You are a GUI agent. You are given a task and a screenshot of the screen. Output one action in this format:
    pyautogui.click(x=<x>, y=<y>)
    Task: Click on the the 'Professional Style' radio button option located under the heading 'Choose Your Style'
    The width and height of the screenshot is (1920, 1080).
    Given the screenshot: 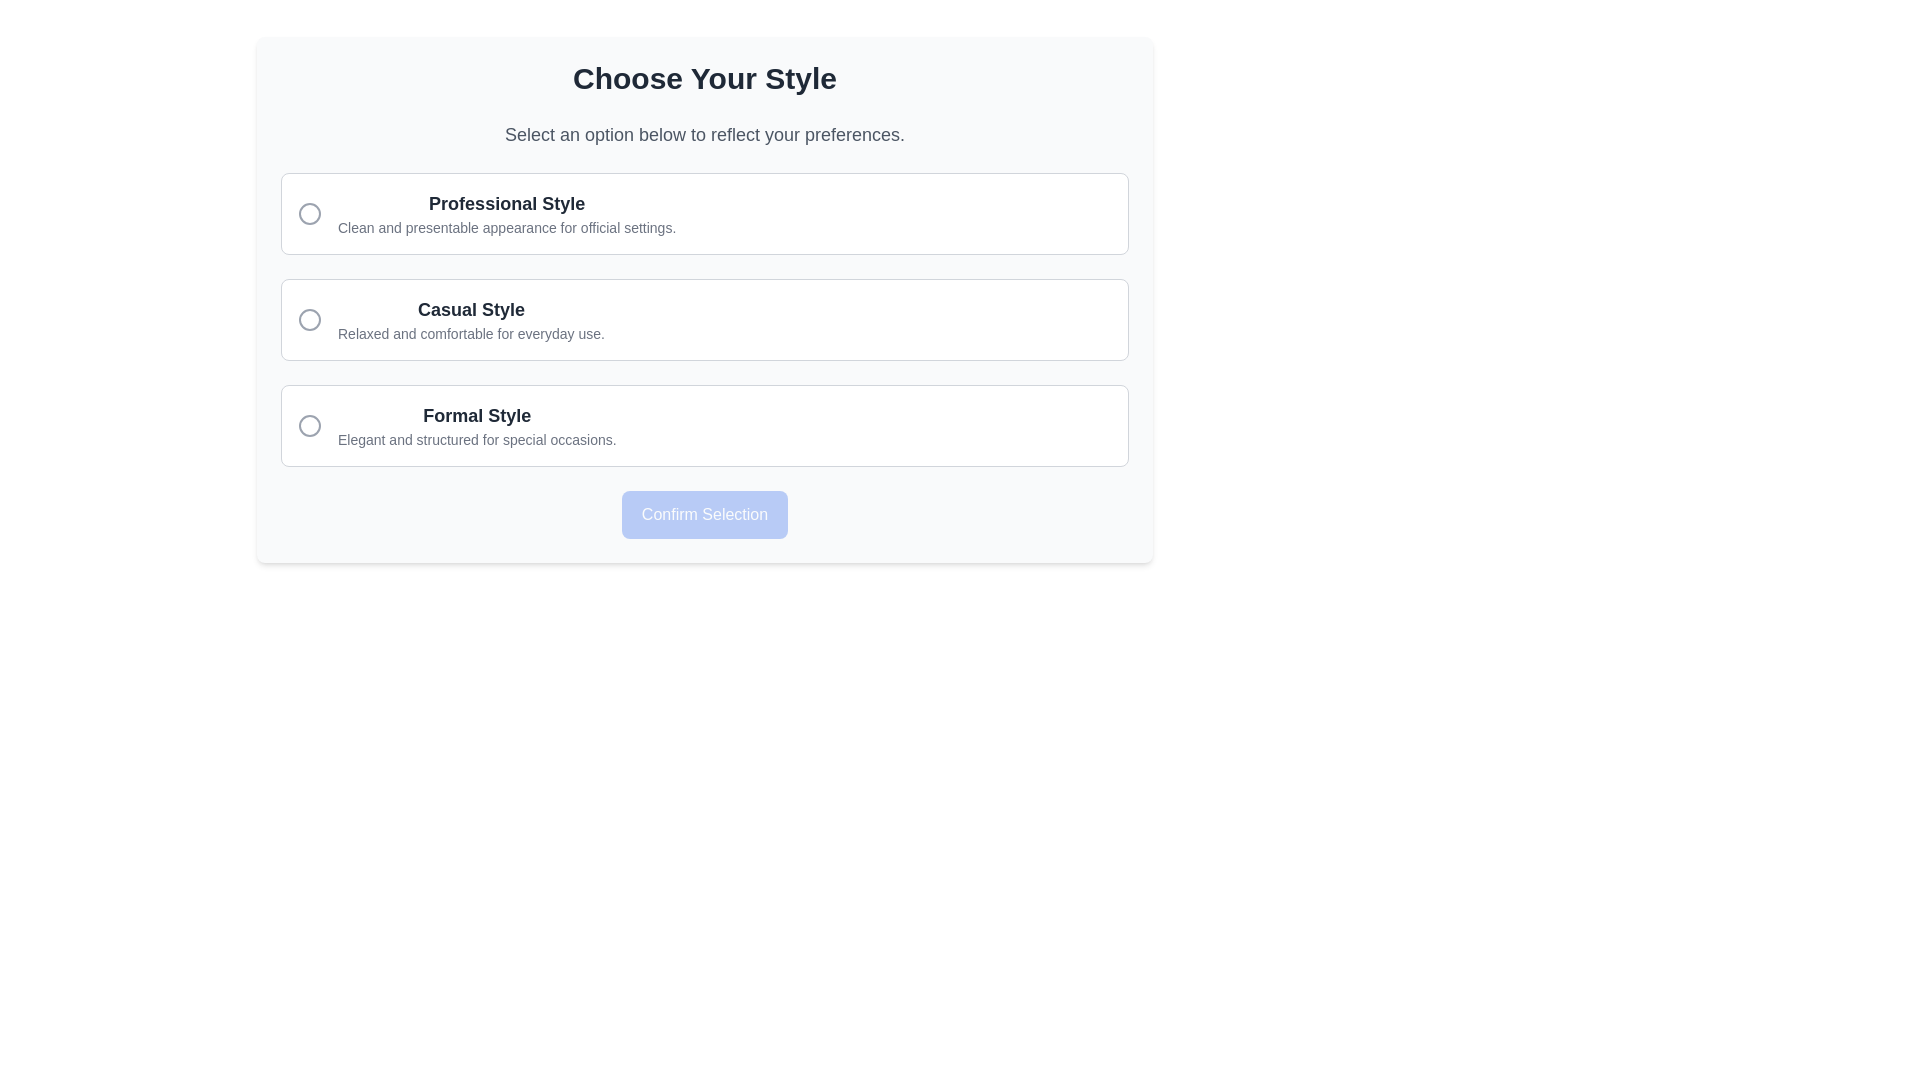 What is the action you would take?
    pyautogui.click(x=507, y=213)
    